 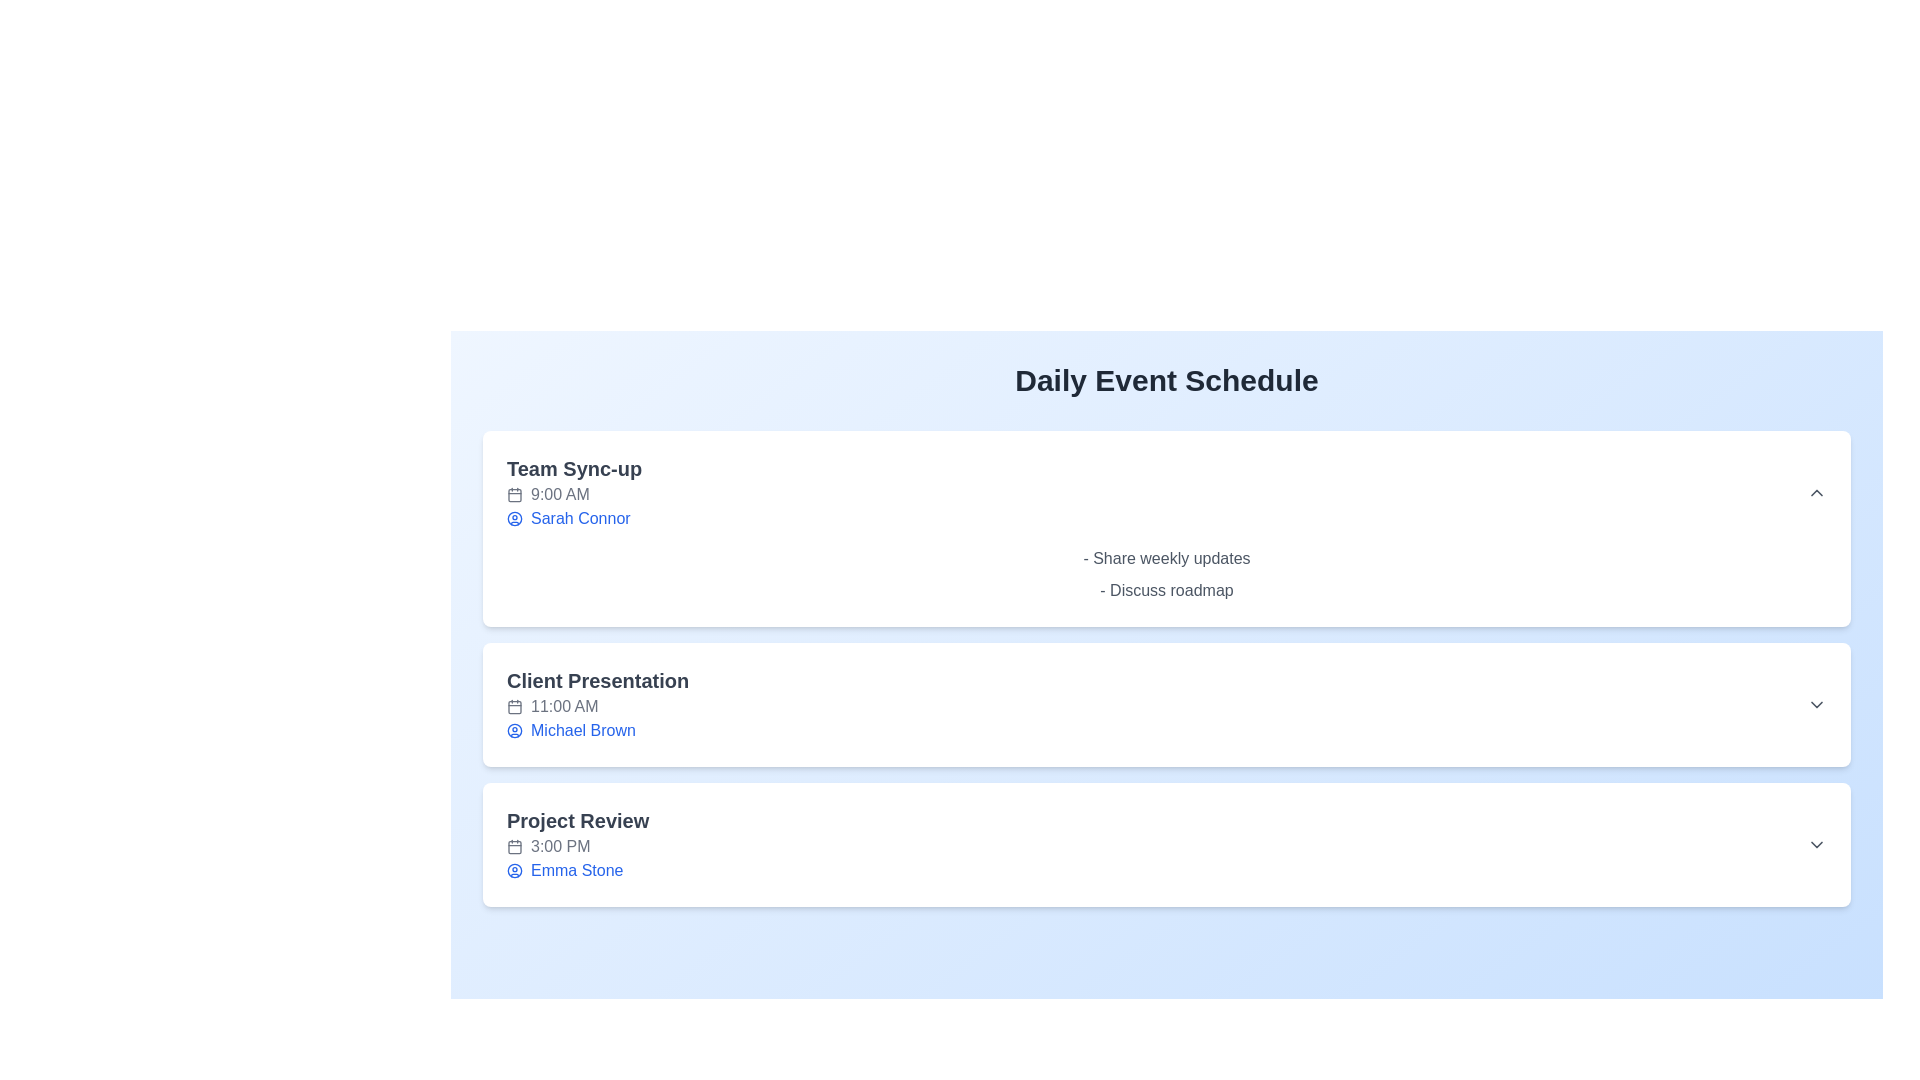 What do you see at coordinates (573, 518) in the screenshot?
I see `the clickable text indicating the participant 'Sarah Connor' associated with the 'Team Sync-up' event` at bounding box center [573, 518].